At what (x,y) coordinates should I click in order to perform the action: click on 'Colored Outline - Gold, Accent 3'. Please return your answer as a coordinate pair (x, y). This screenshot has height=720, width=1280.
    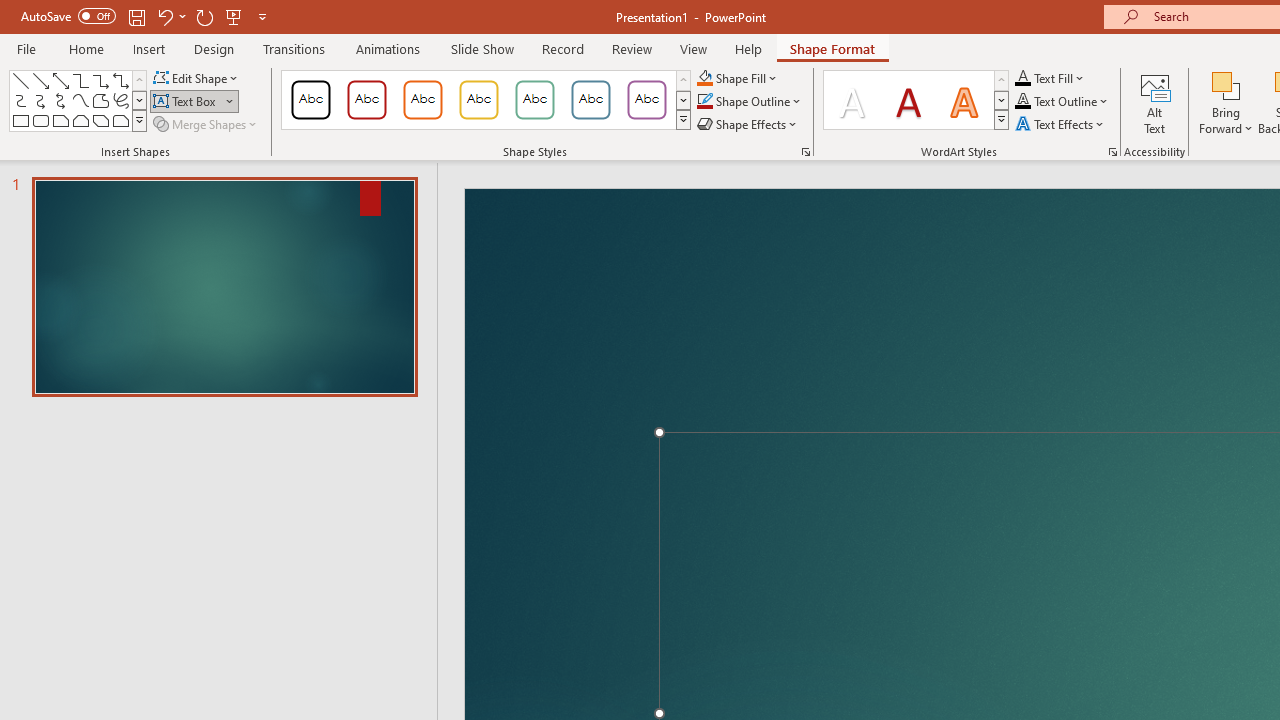
    Looking at the image, I should click on (477, 100).